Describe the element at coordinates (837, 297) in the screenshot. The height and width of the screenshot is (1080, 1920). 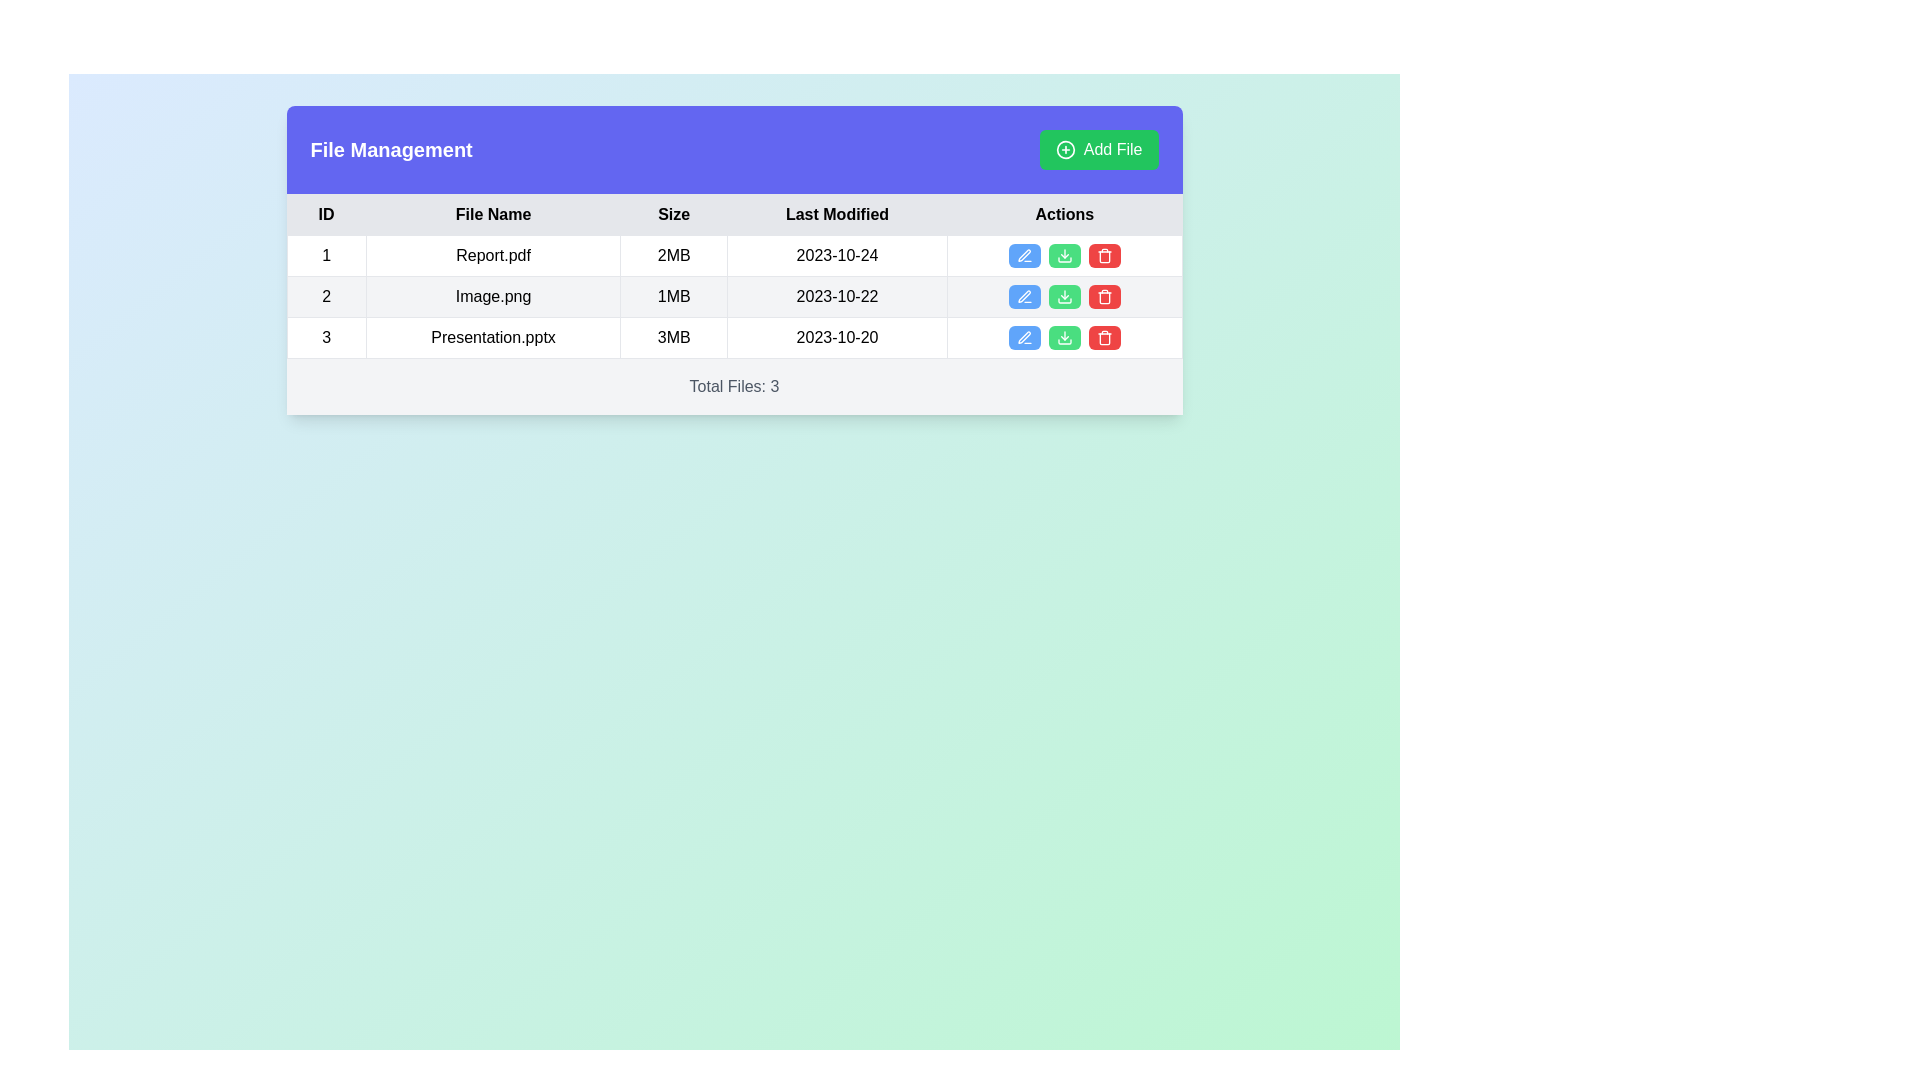
I see `the non-interactive text label displaying the last modified date of the file 'Image.png', located in the fourth column of the table` at that location.